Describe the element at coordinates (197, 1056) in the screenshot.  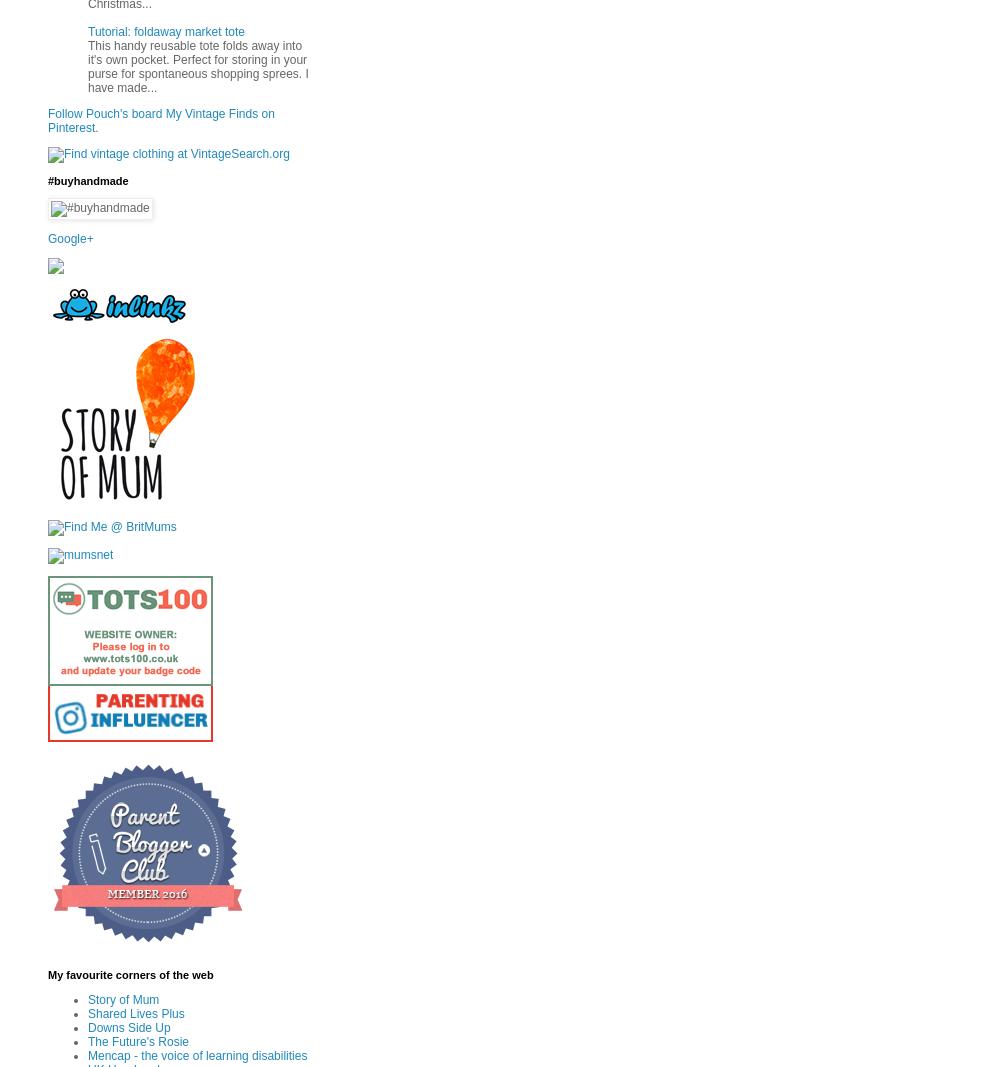
I see `'Mencap -  the voice of learning disabilities'` at that location.